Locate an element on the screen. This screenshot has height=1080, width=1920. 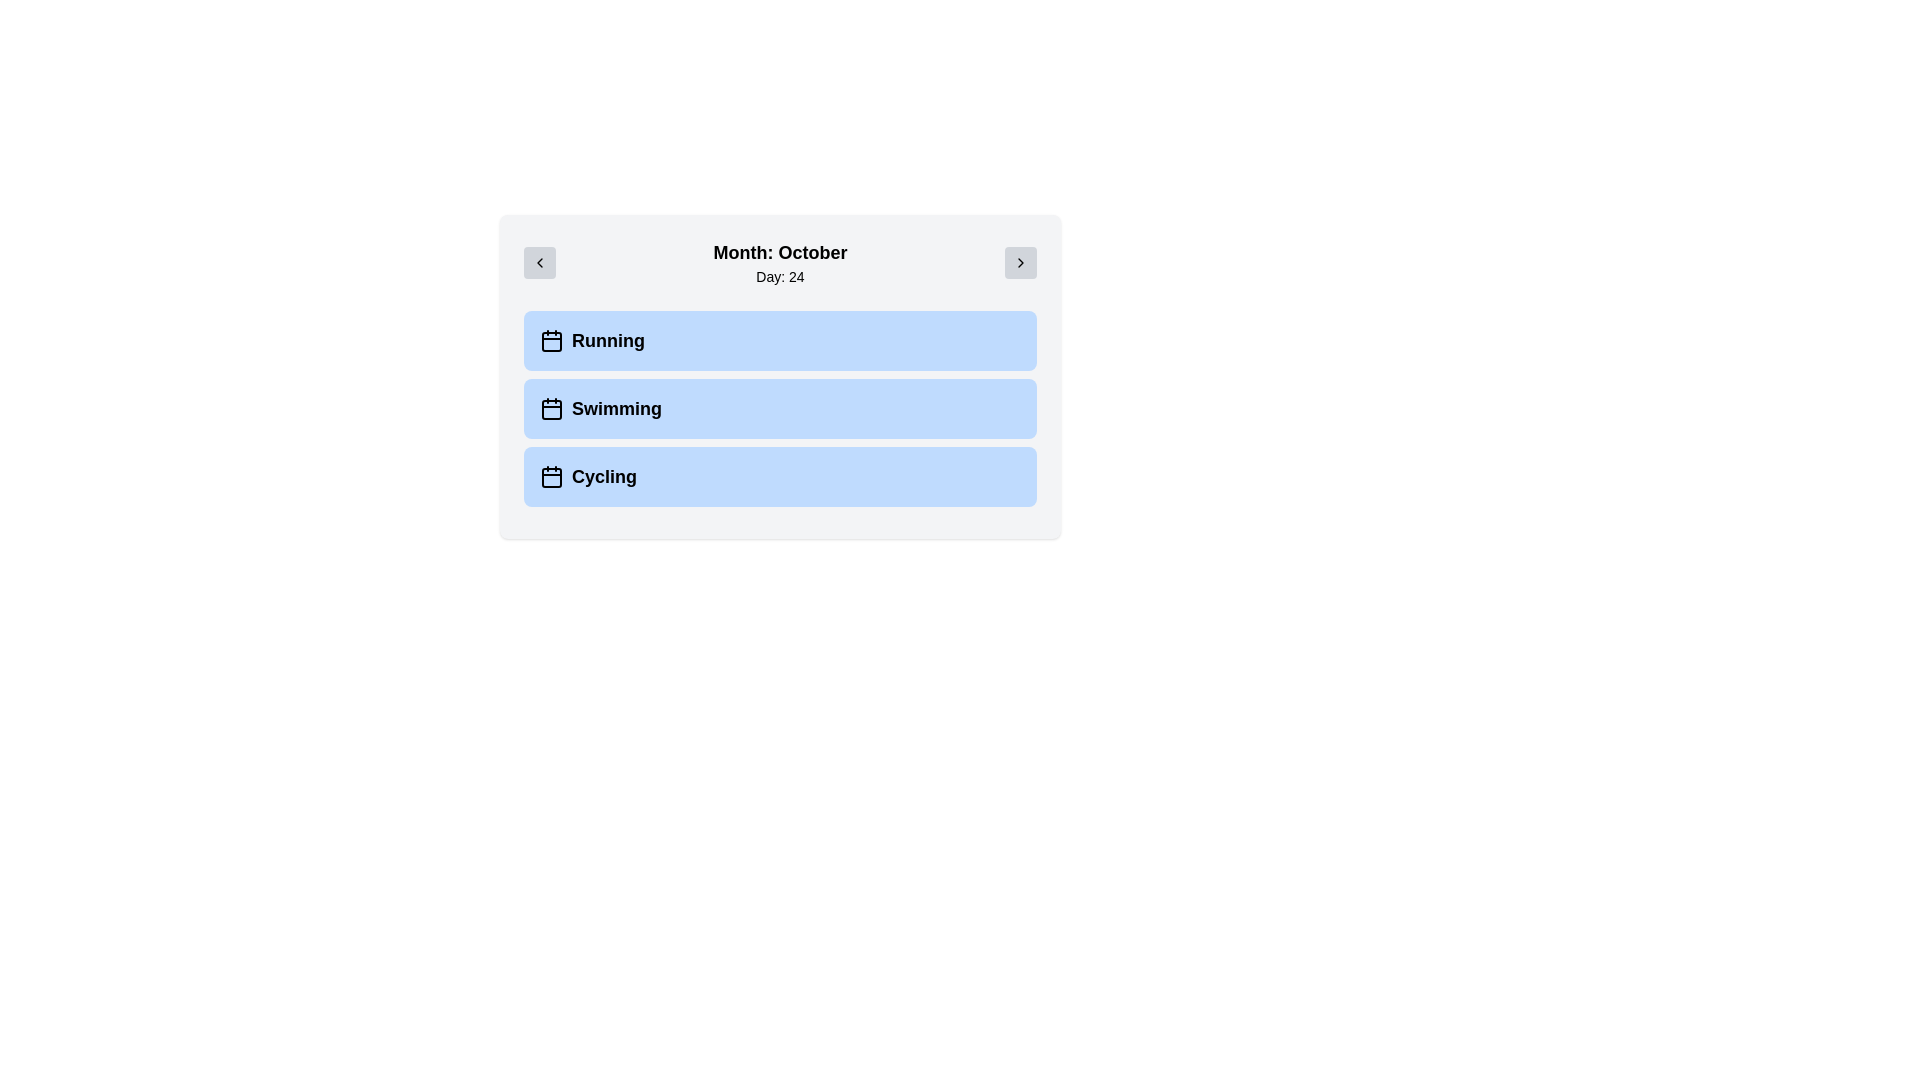
the navigation button located at the top-left corner of the calendar view is located at coordinates (539, 261).